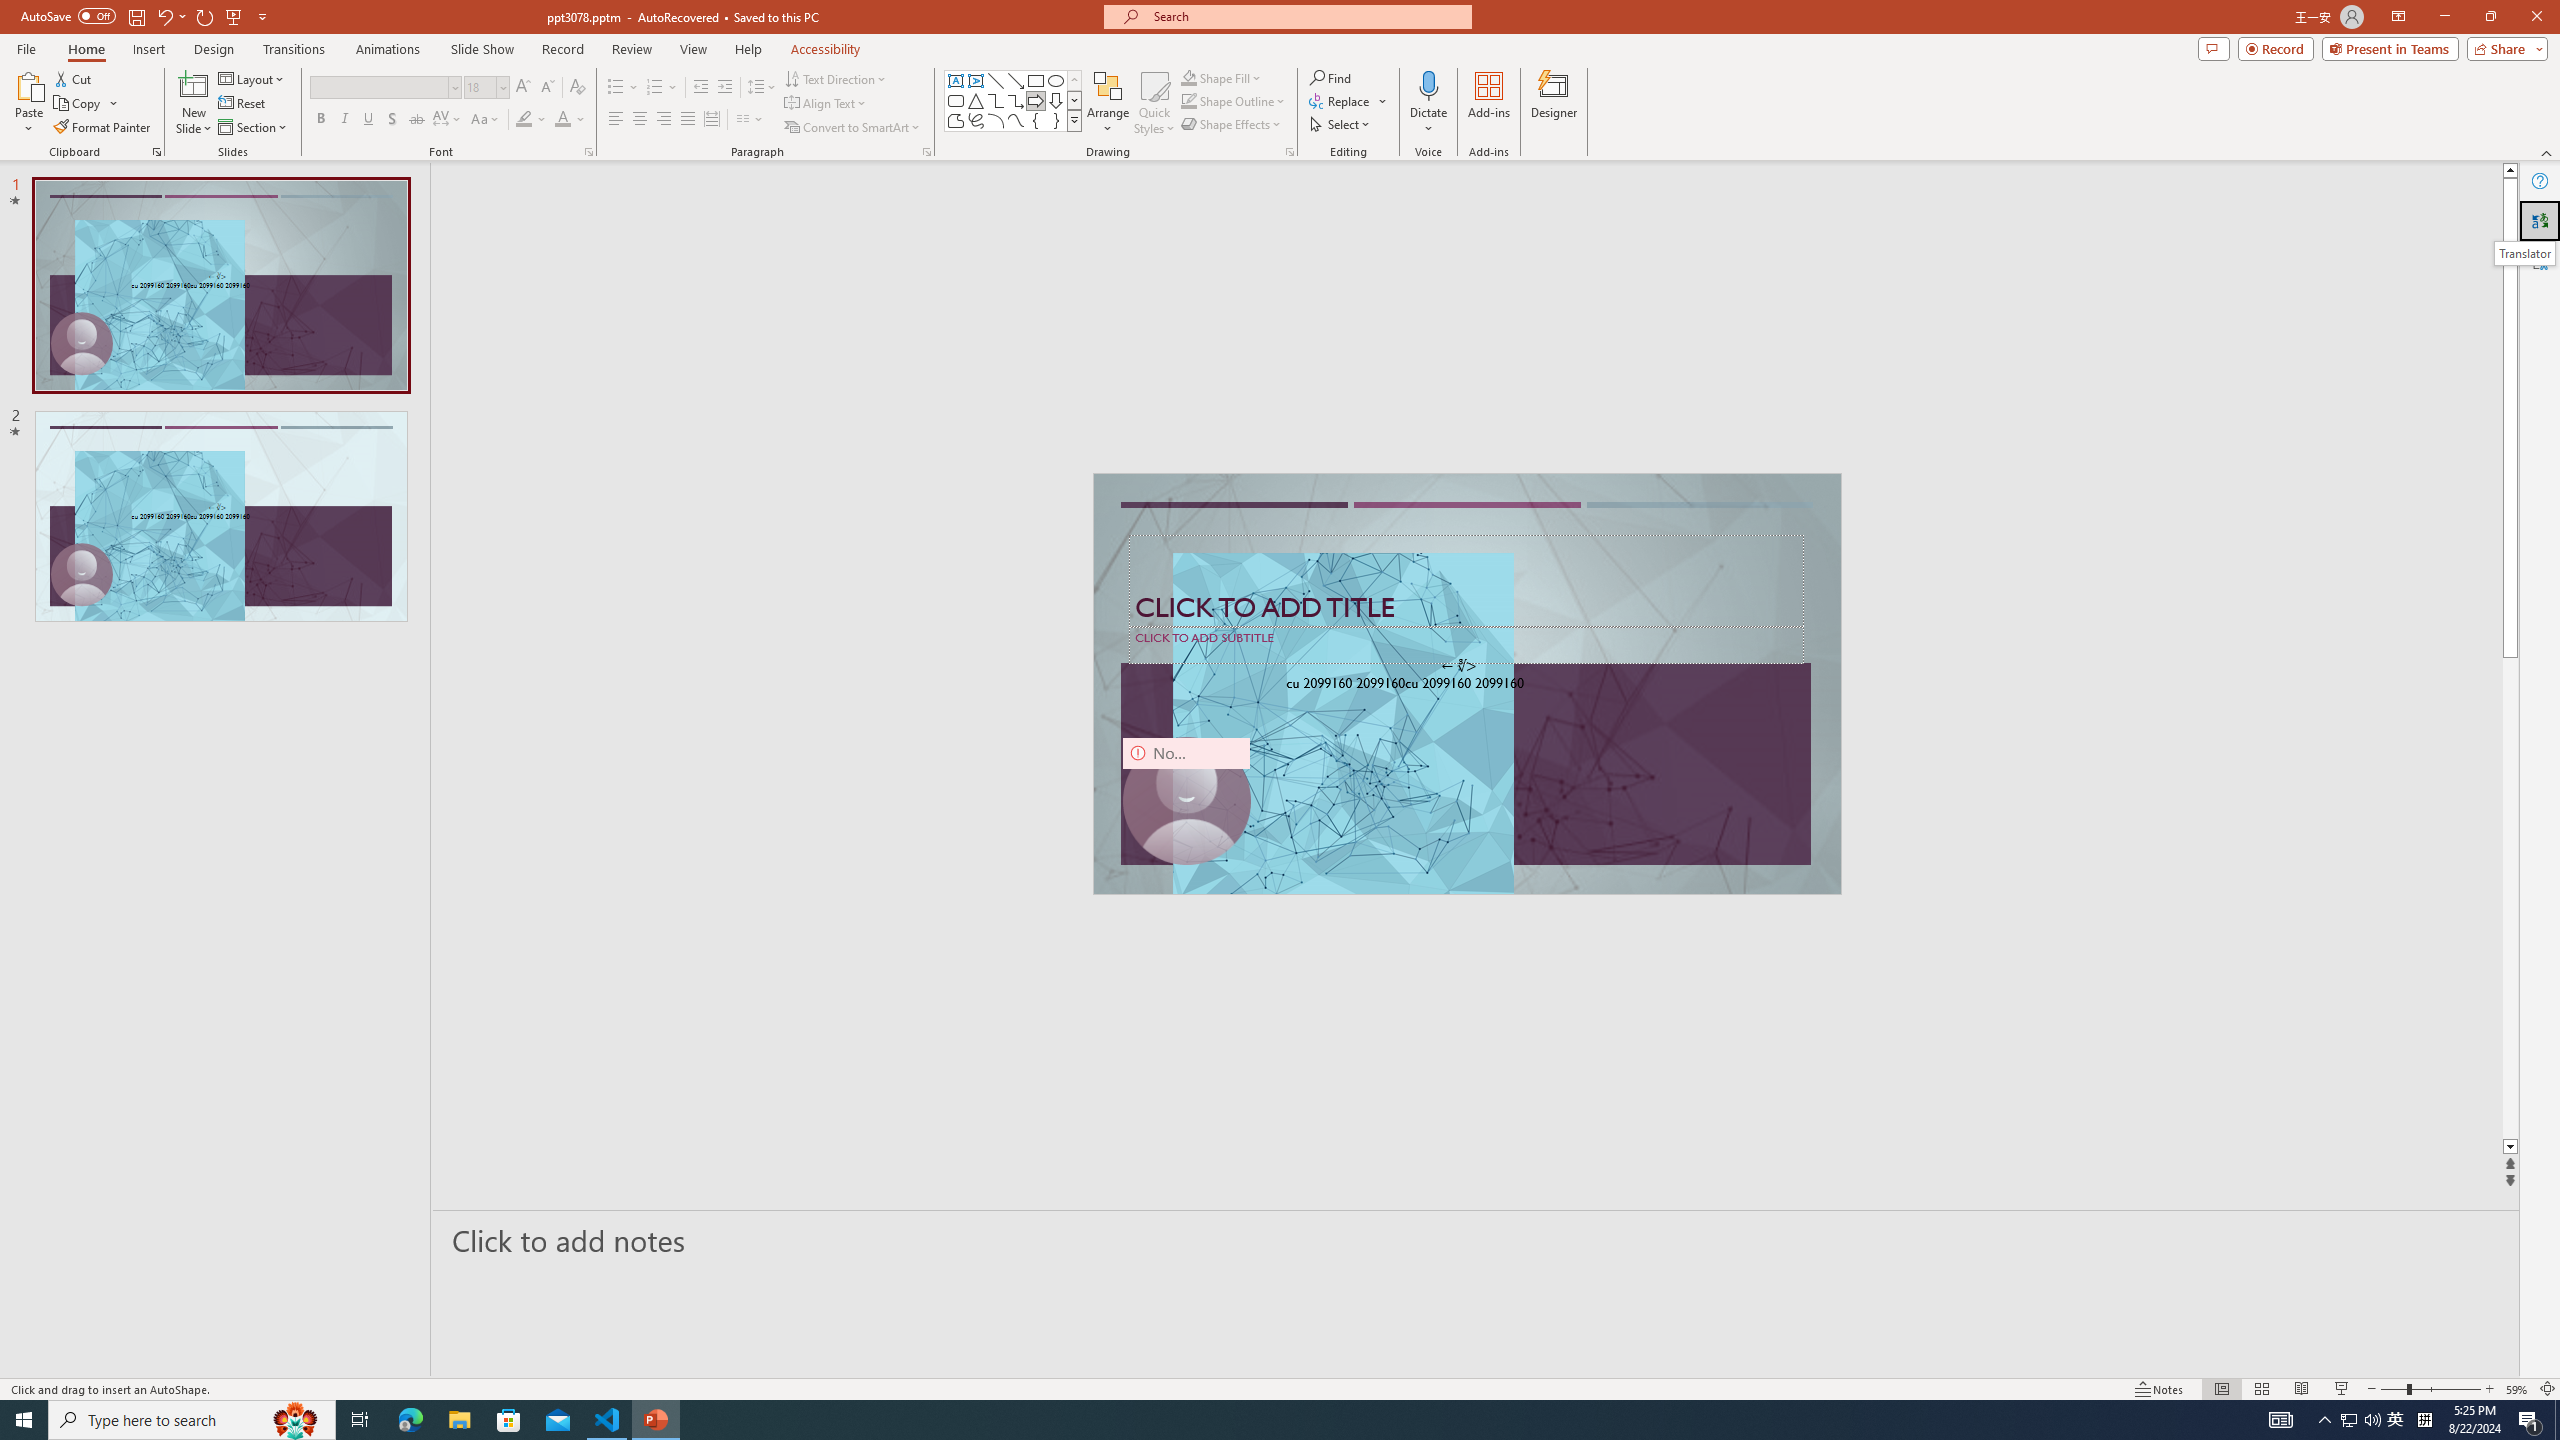  Describe the element at coordinates (1189, 99) in the screenshot. I see `'Shape Outline Green, Accent 1'` at that location.